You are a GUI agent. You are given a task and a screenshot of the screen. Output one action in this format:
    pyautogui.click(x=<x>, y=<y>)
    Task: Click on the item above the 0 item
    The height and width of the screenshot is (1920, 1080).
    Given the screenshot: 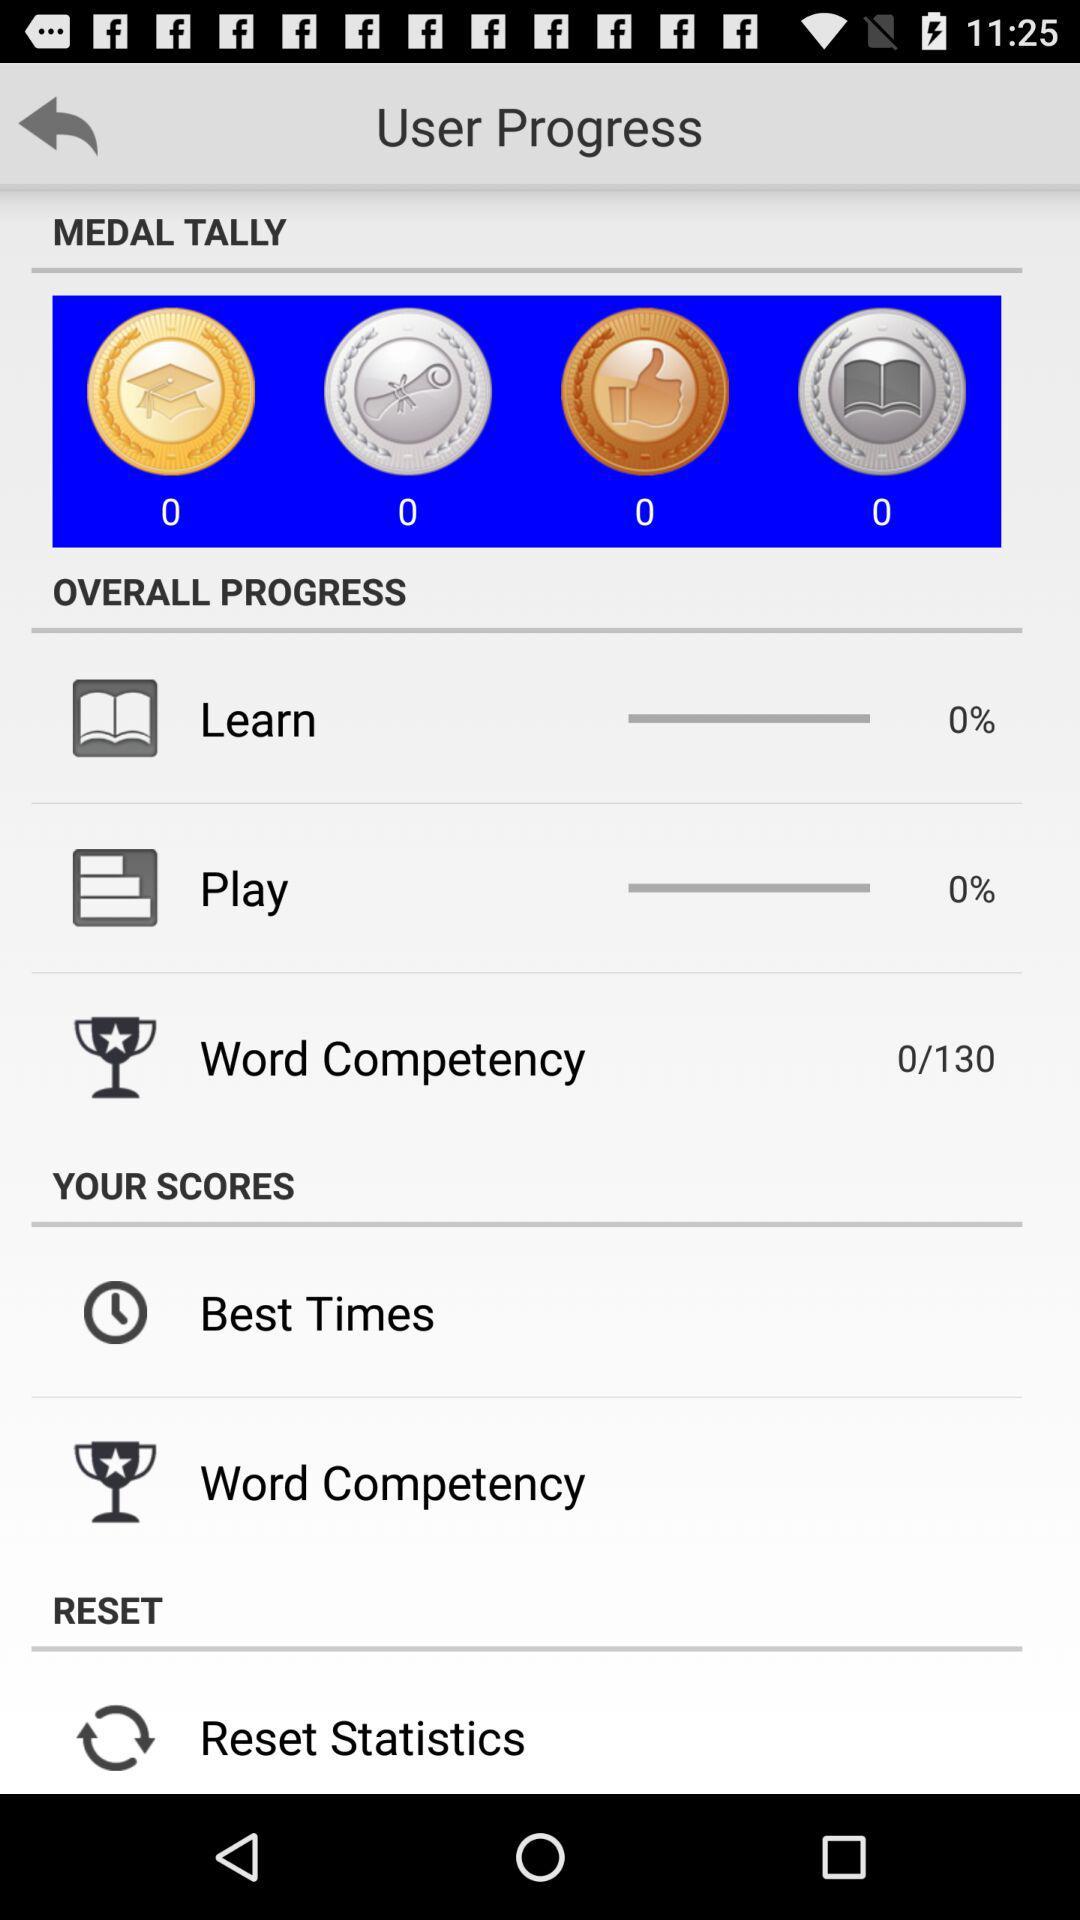 What is the action you would take?
    pyautogui.click(x=525, y=230)
    